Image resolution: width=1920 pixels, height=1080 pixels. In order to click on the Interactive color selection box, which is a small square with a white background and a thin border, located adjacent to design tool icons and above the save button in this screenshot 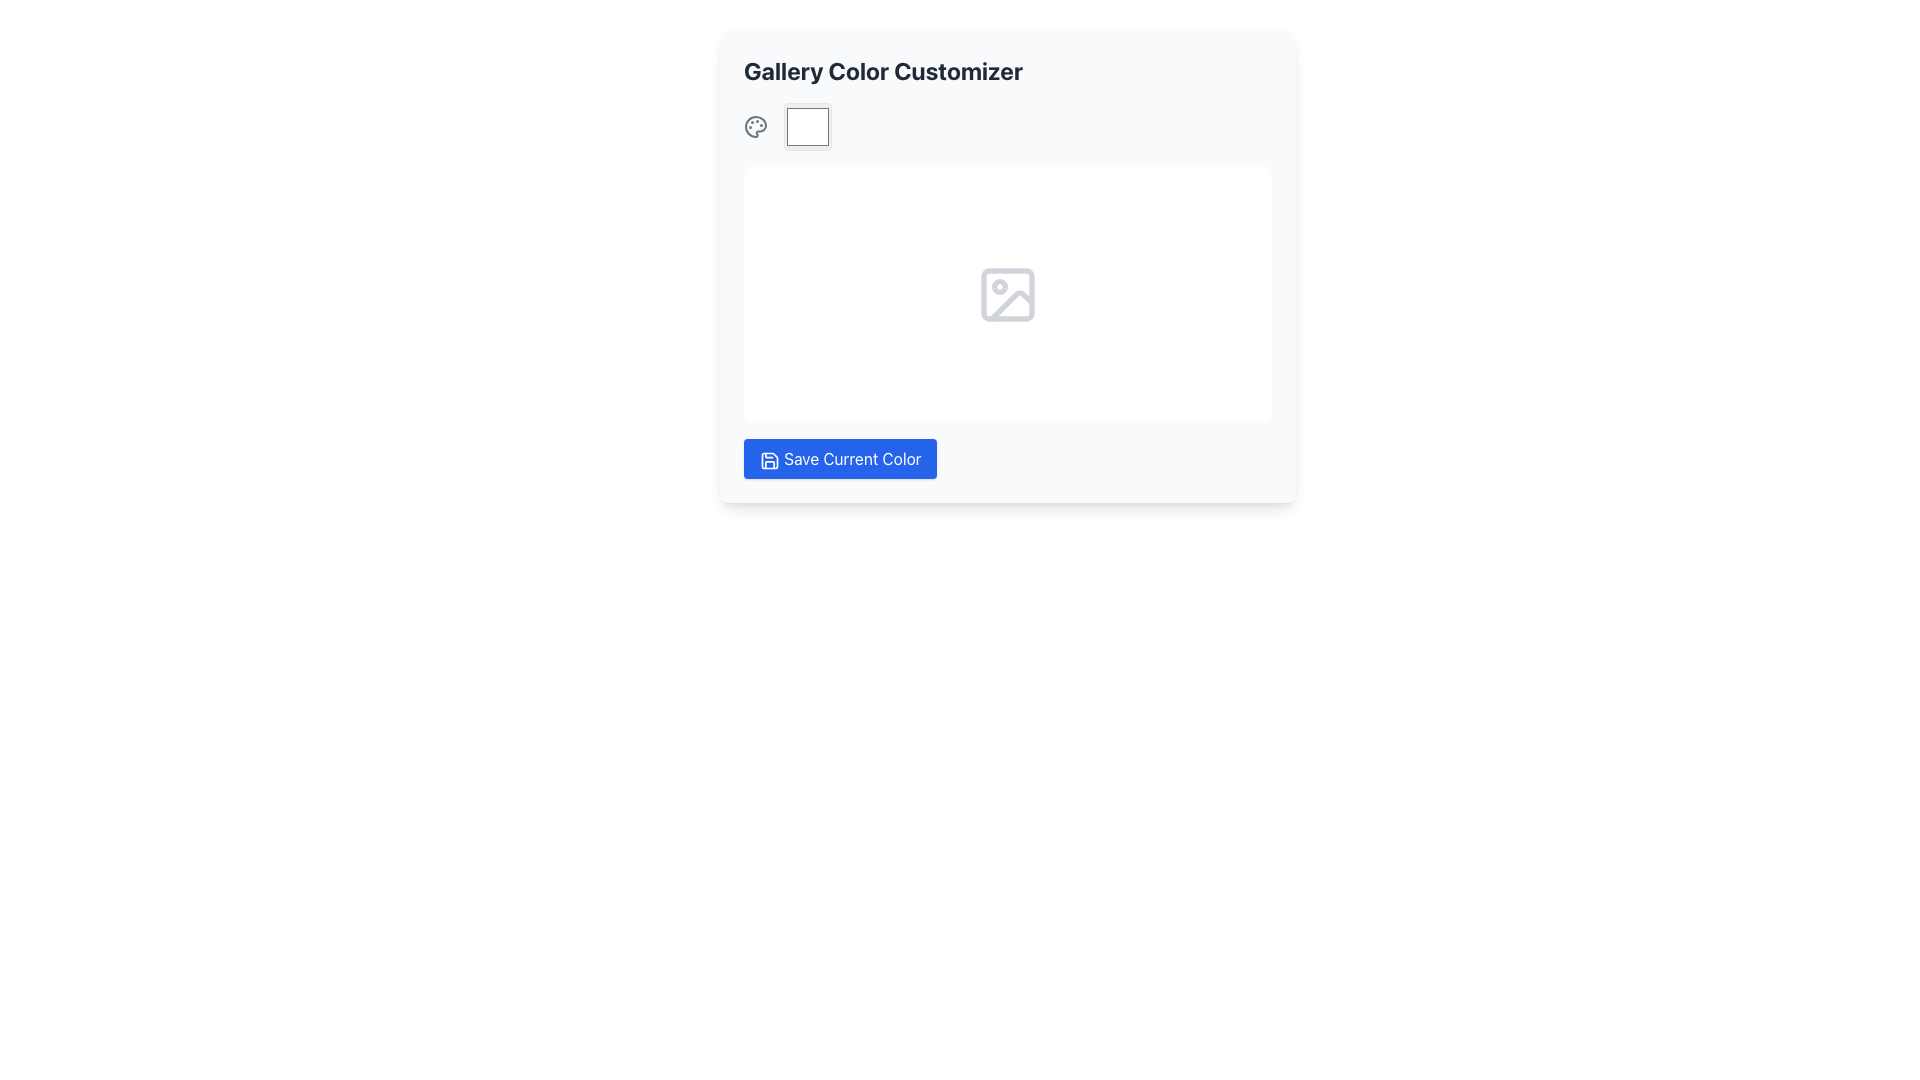, I will do `click(807, 127)`.